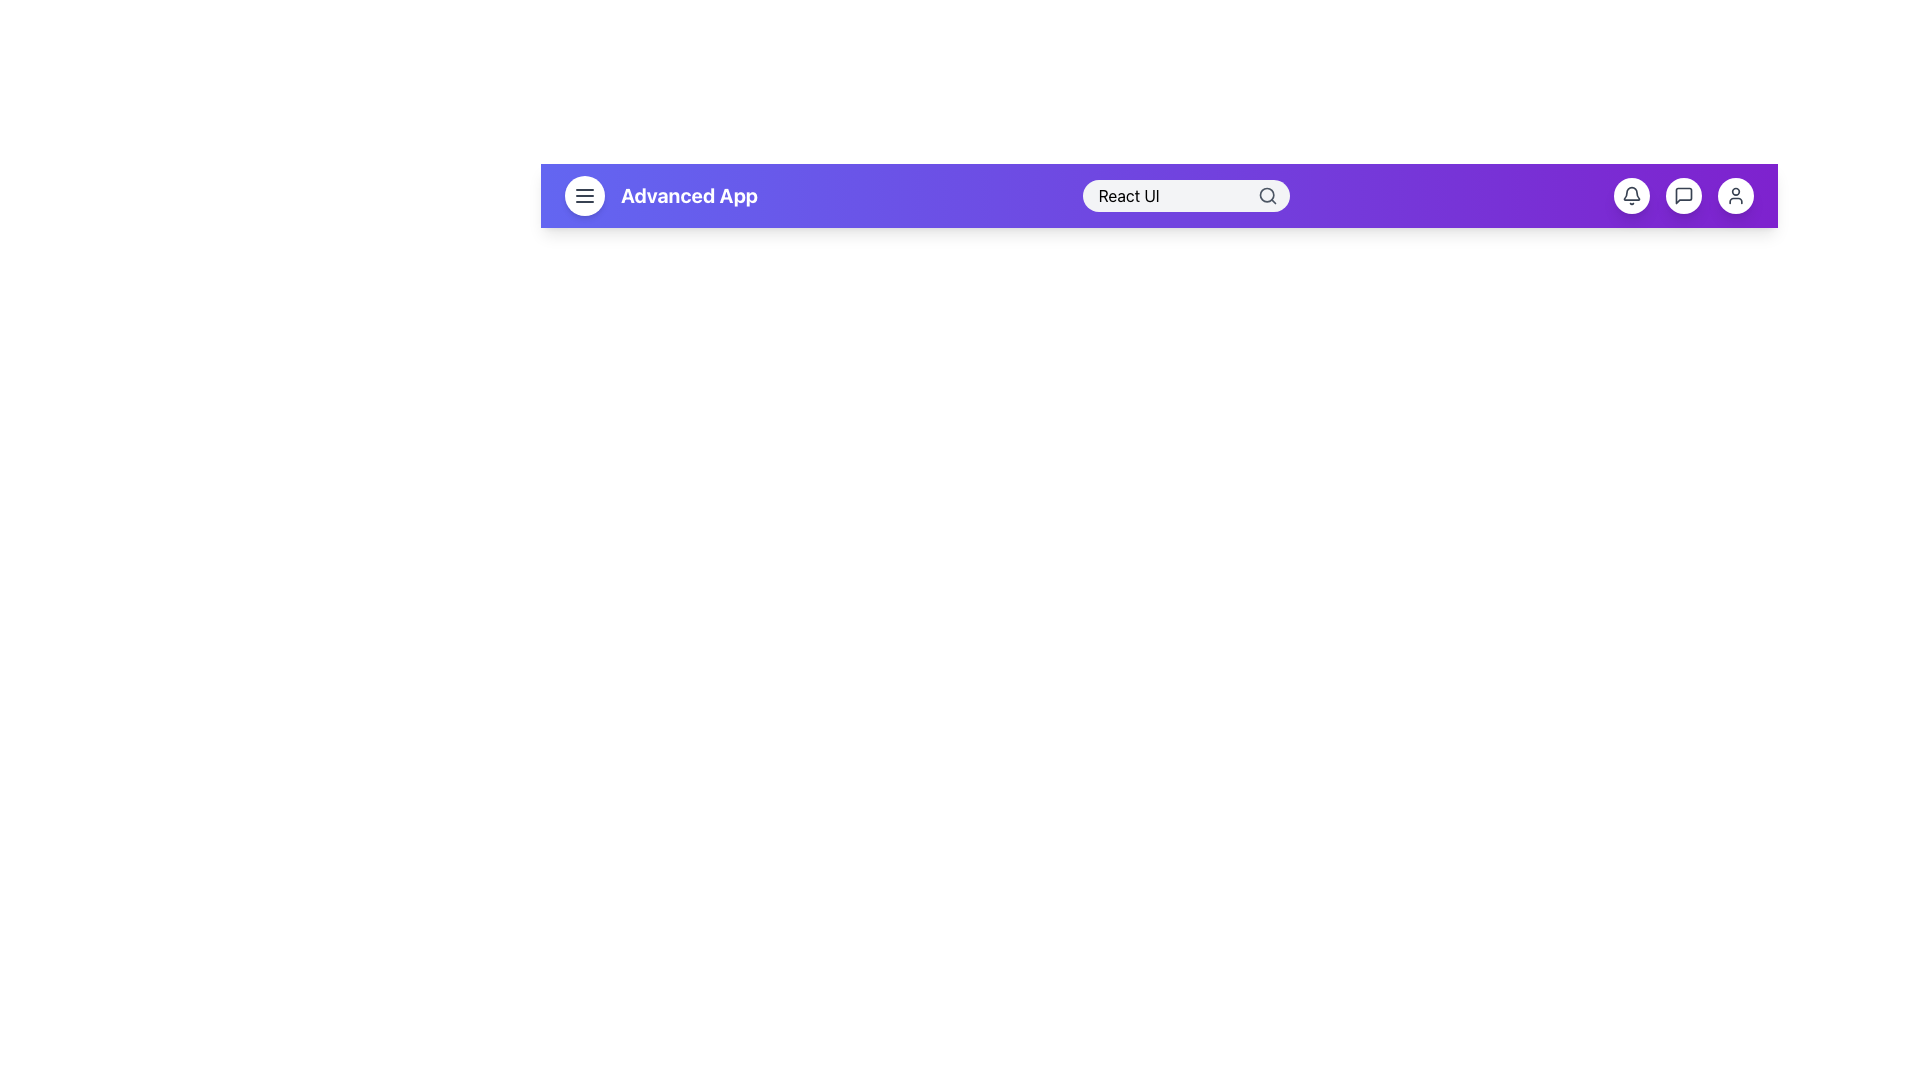 The image size is (1920, 1080). I want to click on the messaging button located in the top-right corner, second from the right, so click(1683, 196).